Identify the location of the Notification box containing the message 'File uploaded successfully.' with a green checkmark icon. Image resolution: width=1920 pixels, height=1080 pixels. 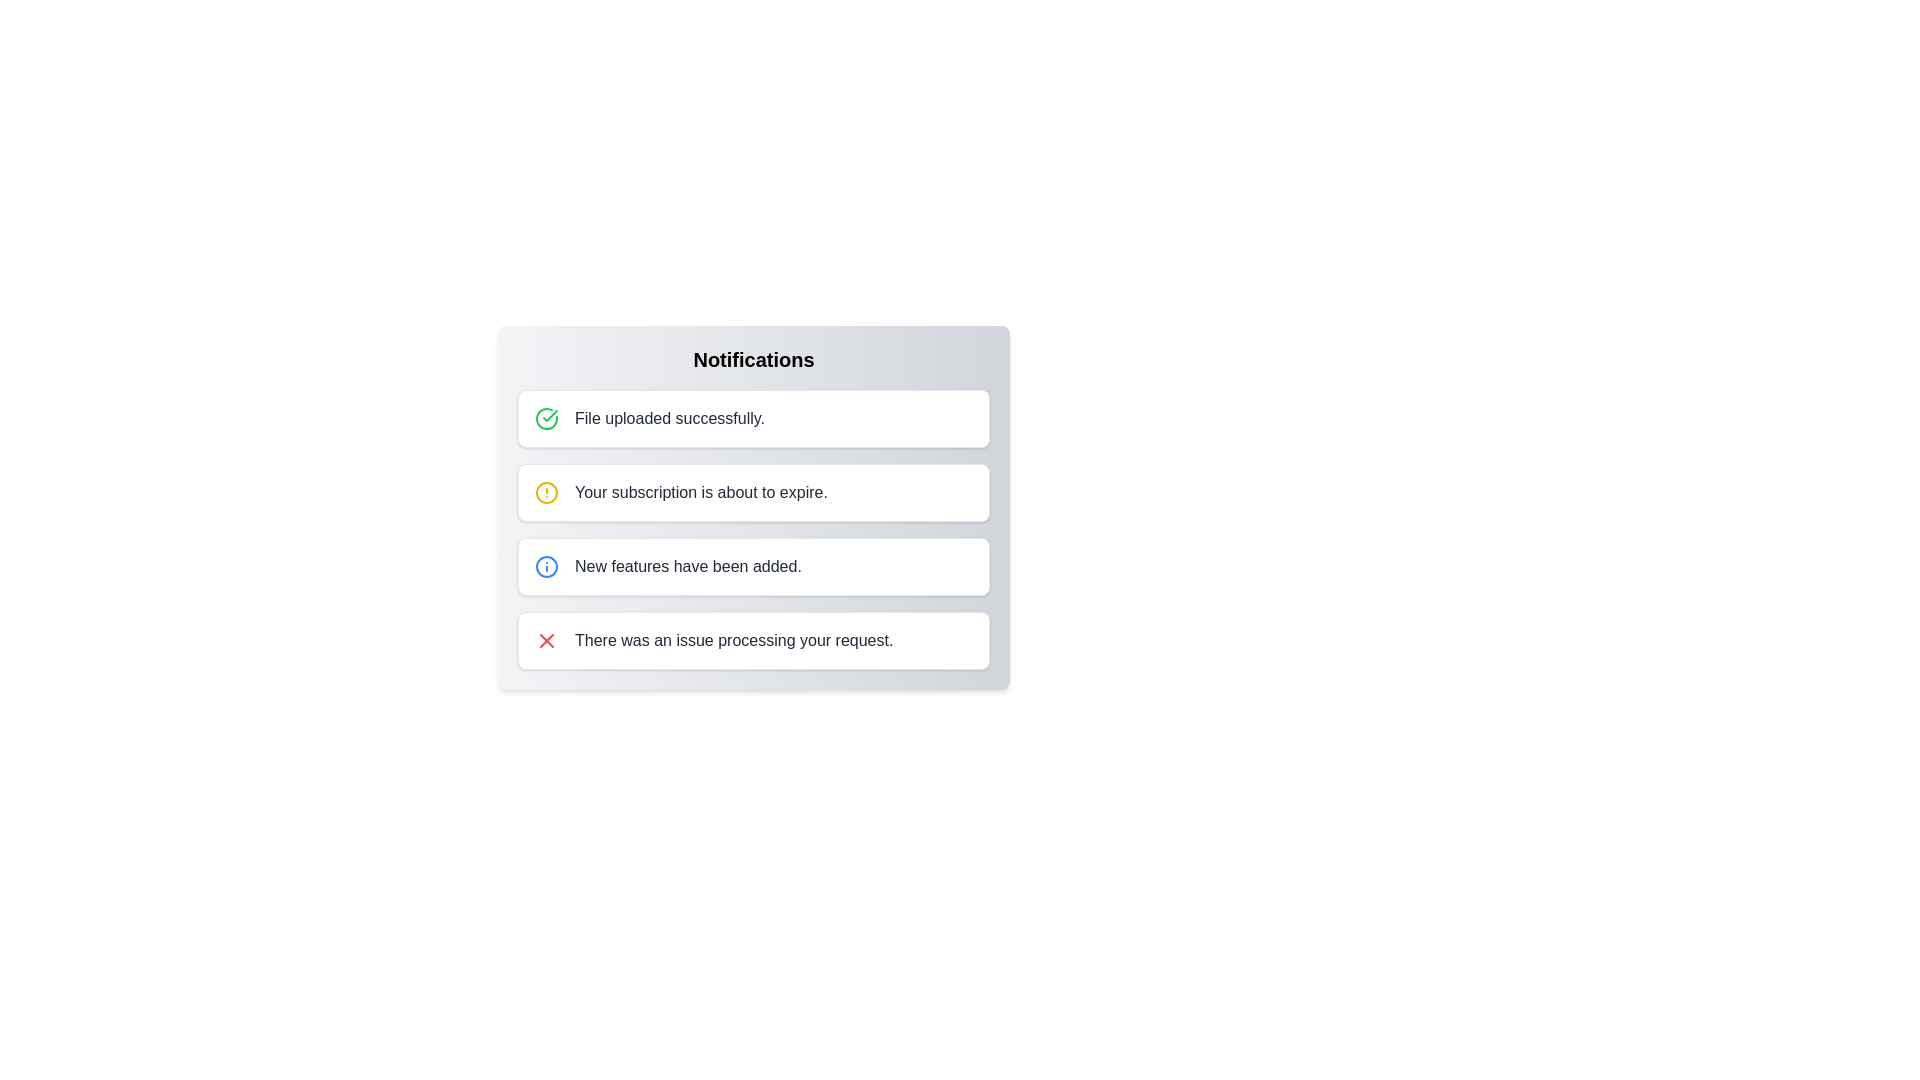
(752, 418).